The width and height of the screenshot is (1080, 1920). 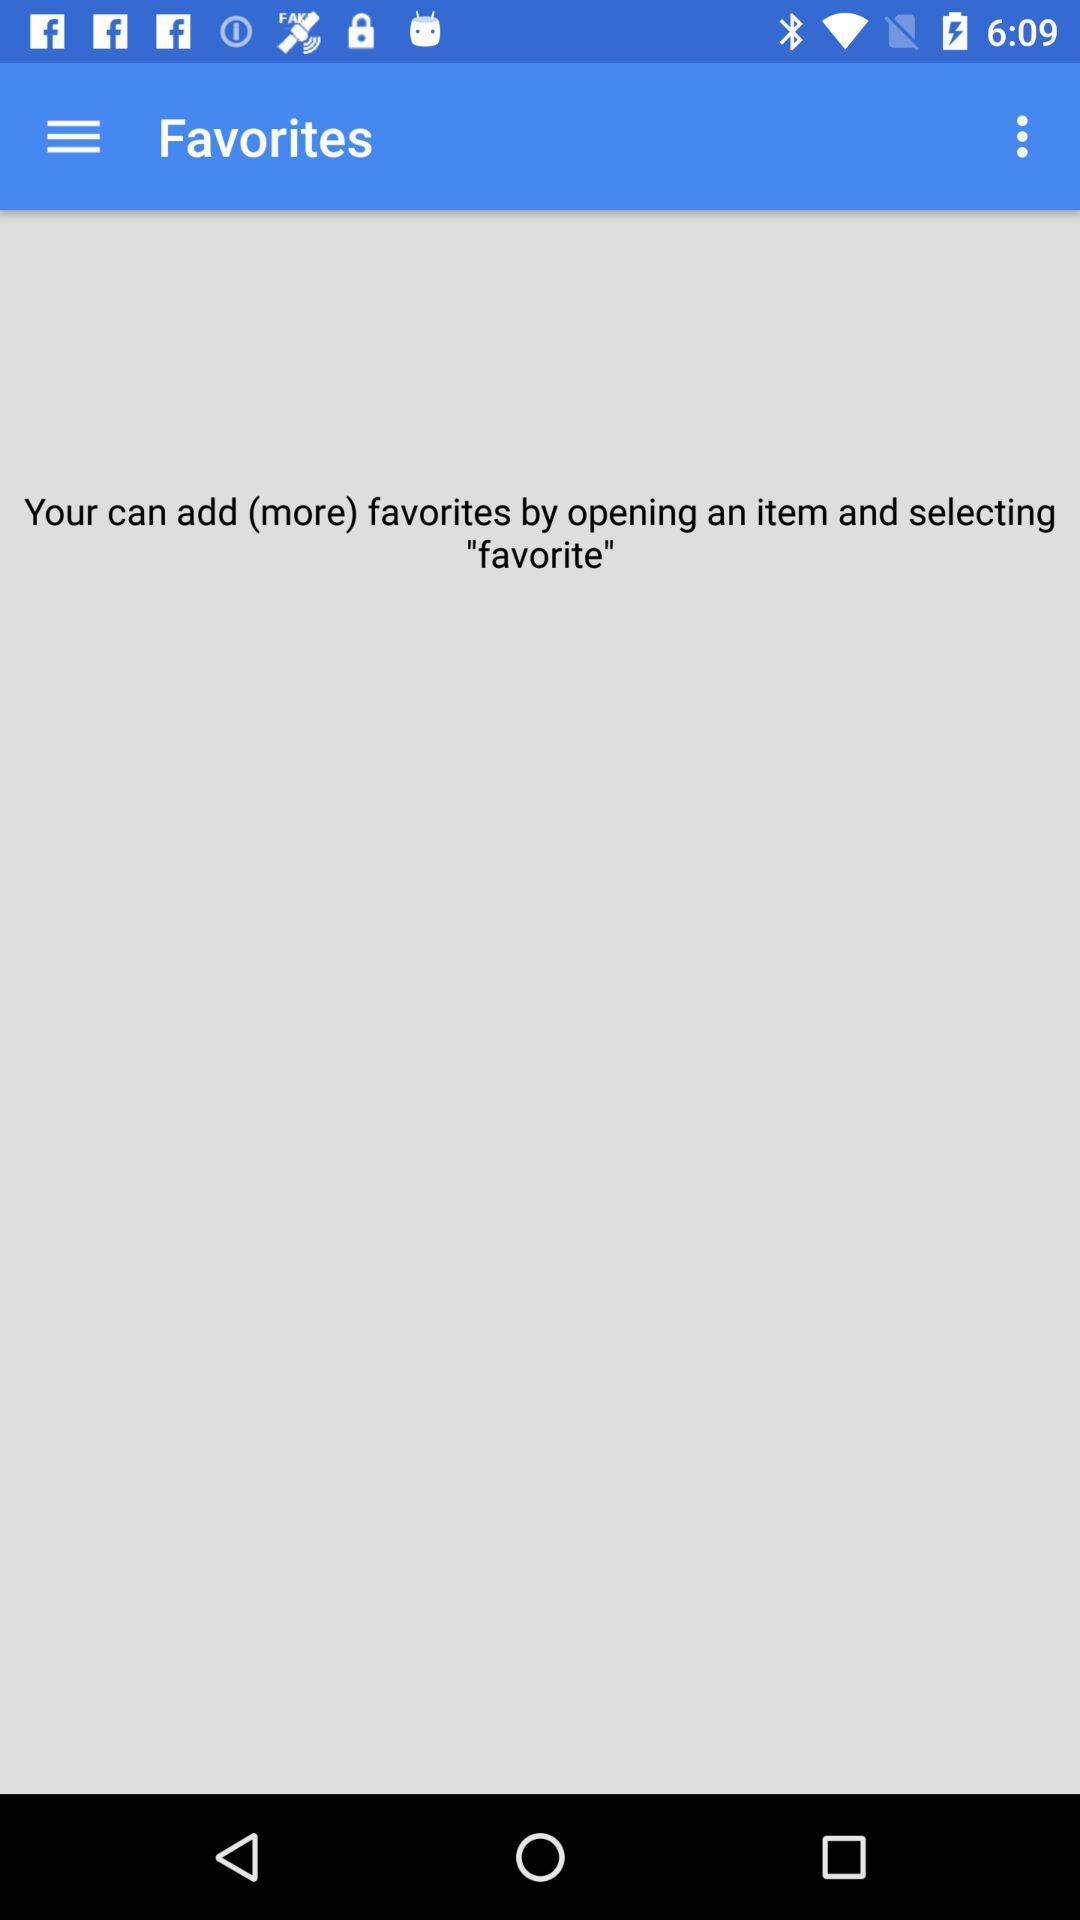 I want to click on icon next to the favorites, so click(x=72, y=135).